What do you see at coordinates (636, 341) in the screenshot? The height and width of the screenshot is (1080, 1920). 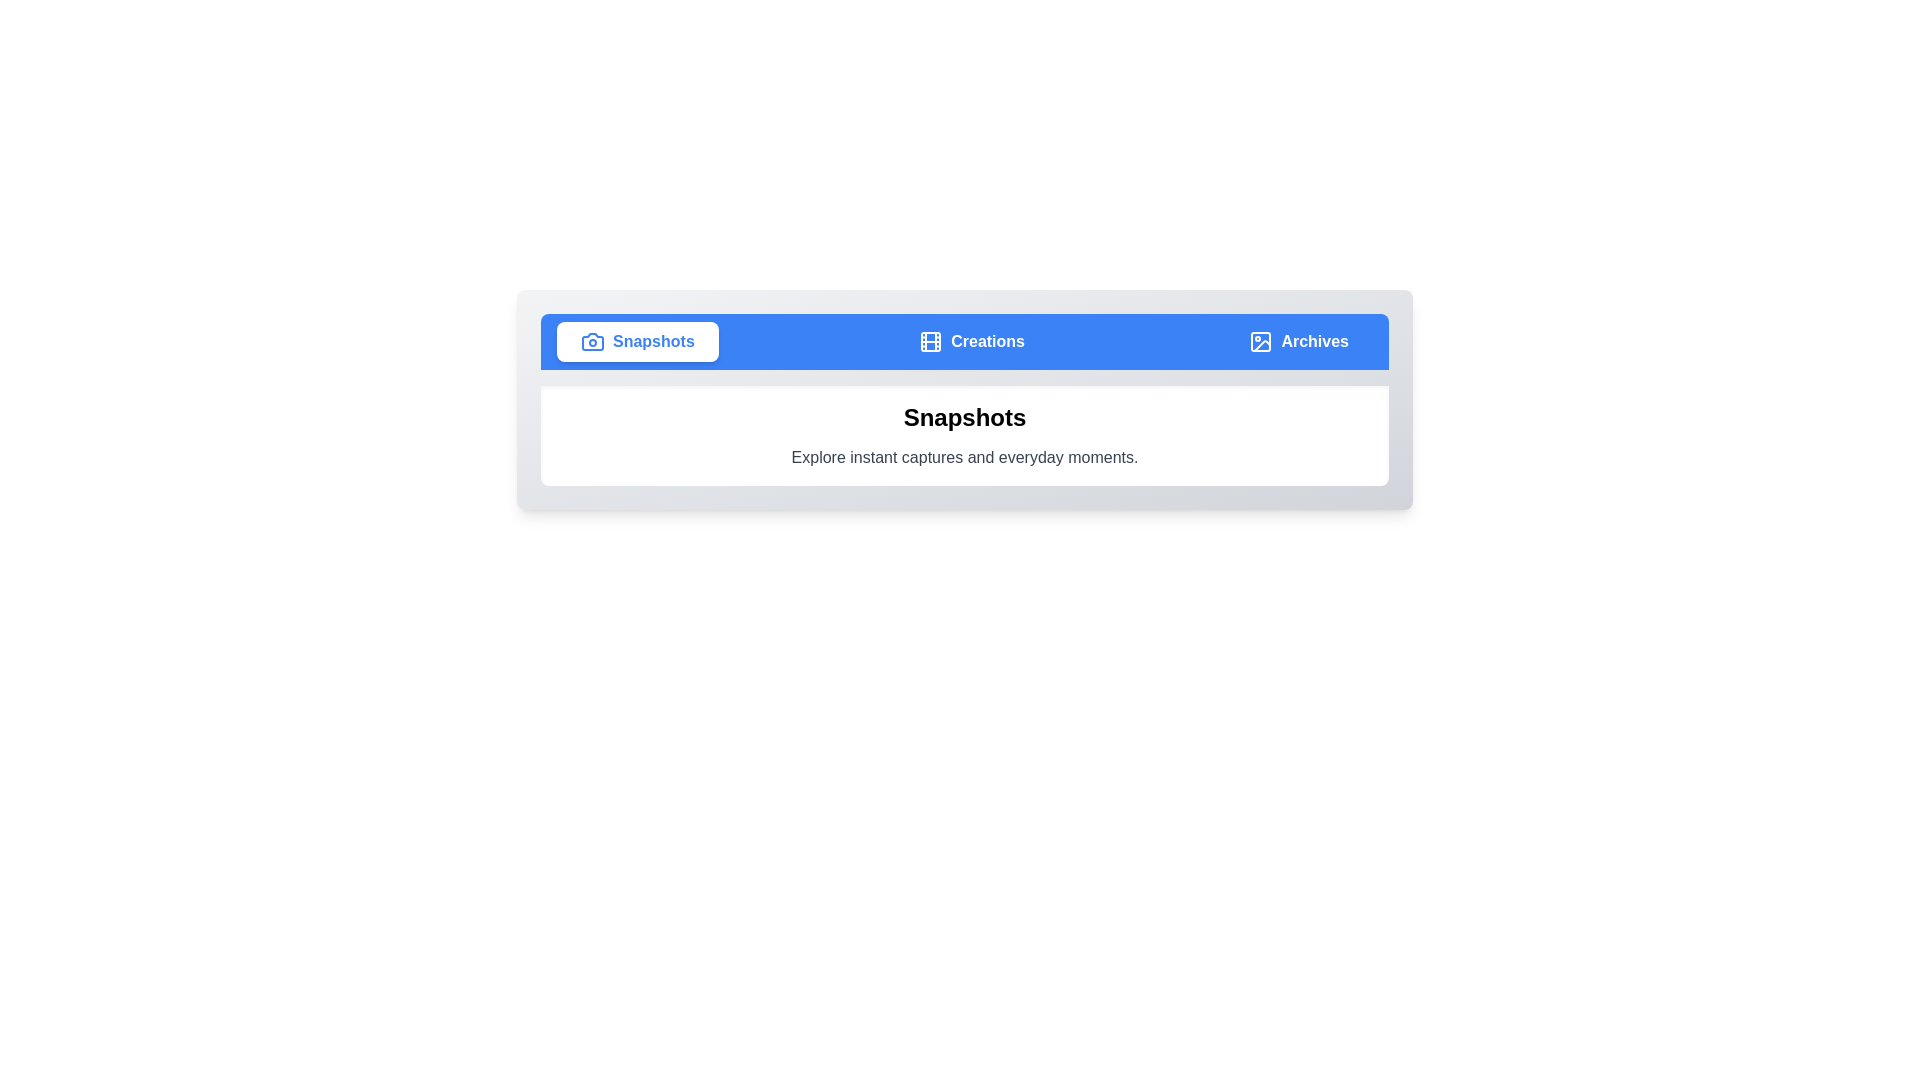 I see `the Snapshots tab to select it` at bounding box center [636, 341].